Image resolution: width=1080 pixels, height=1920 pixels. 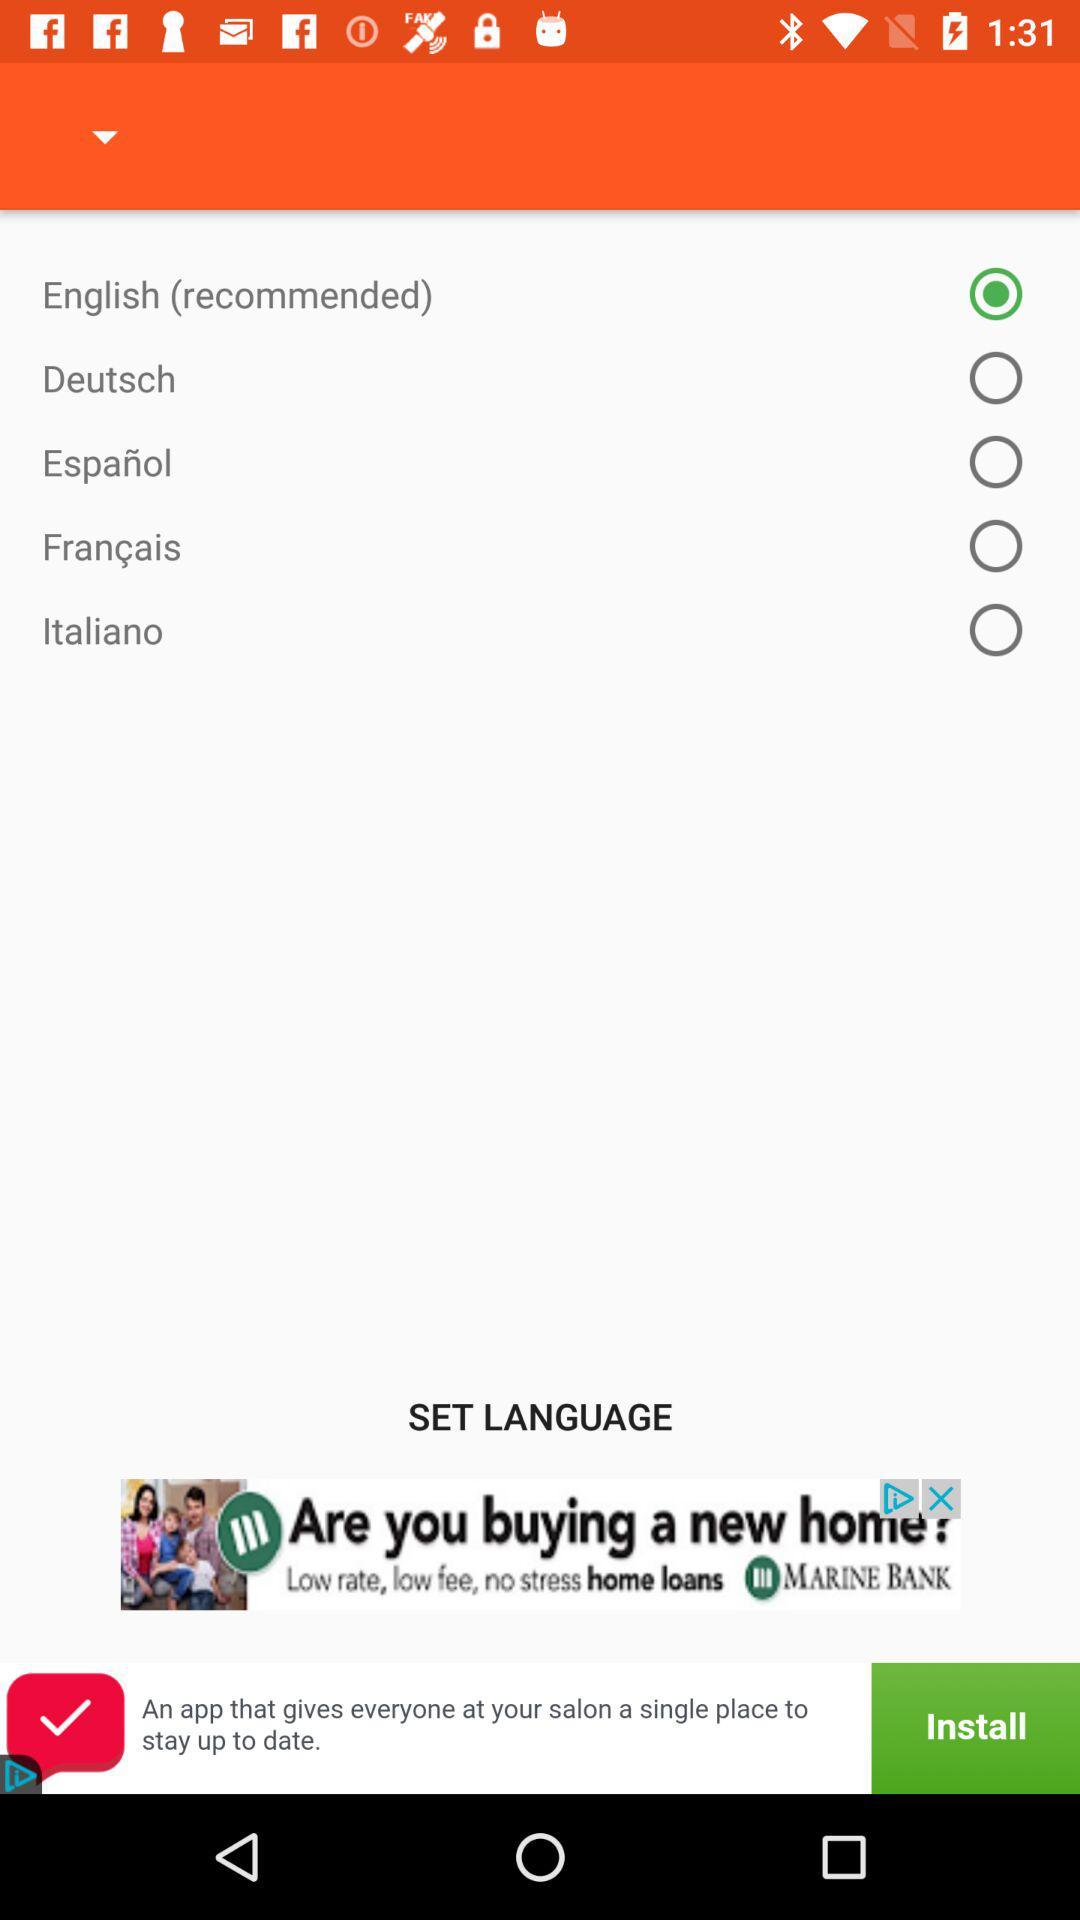 I want to click on advertisement page, so click(x=540, y=1727).